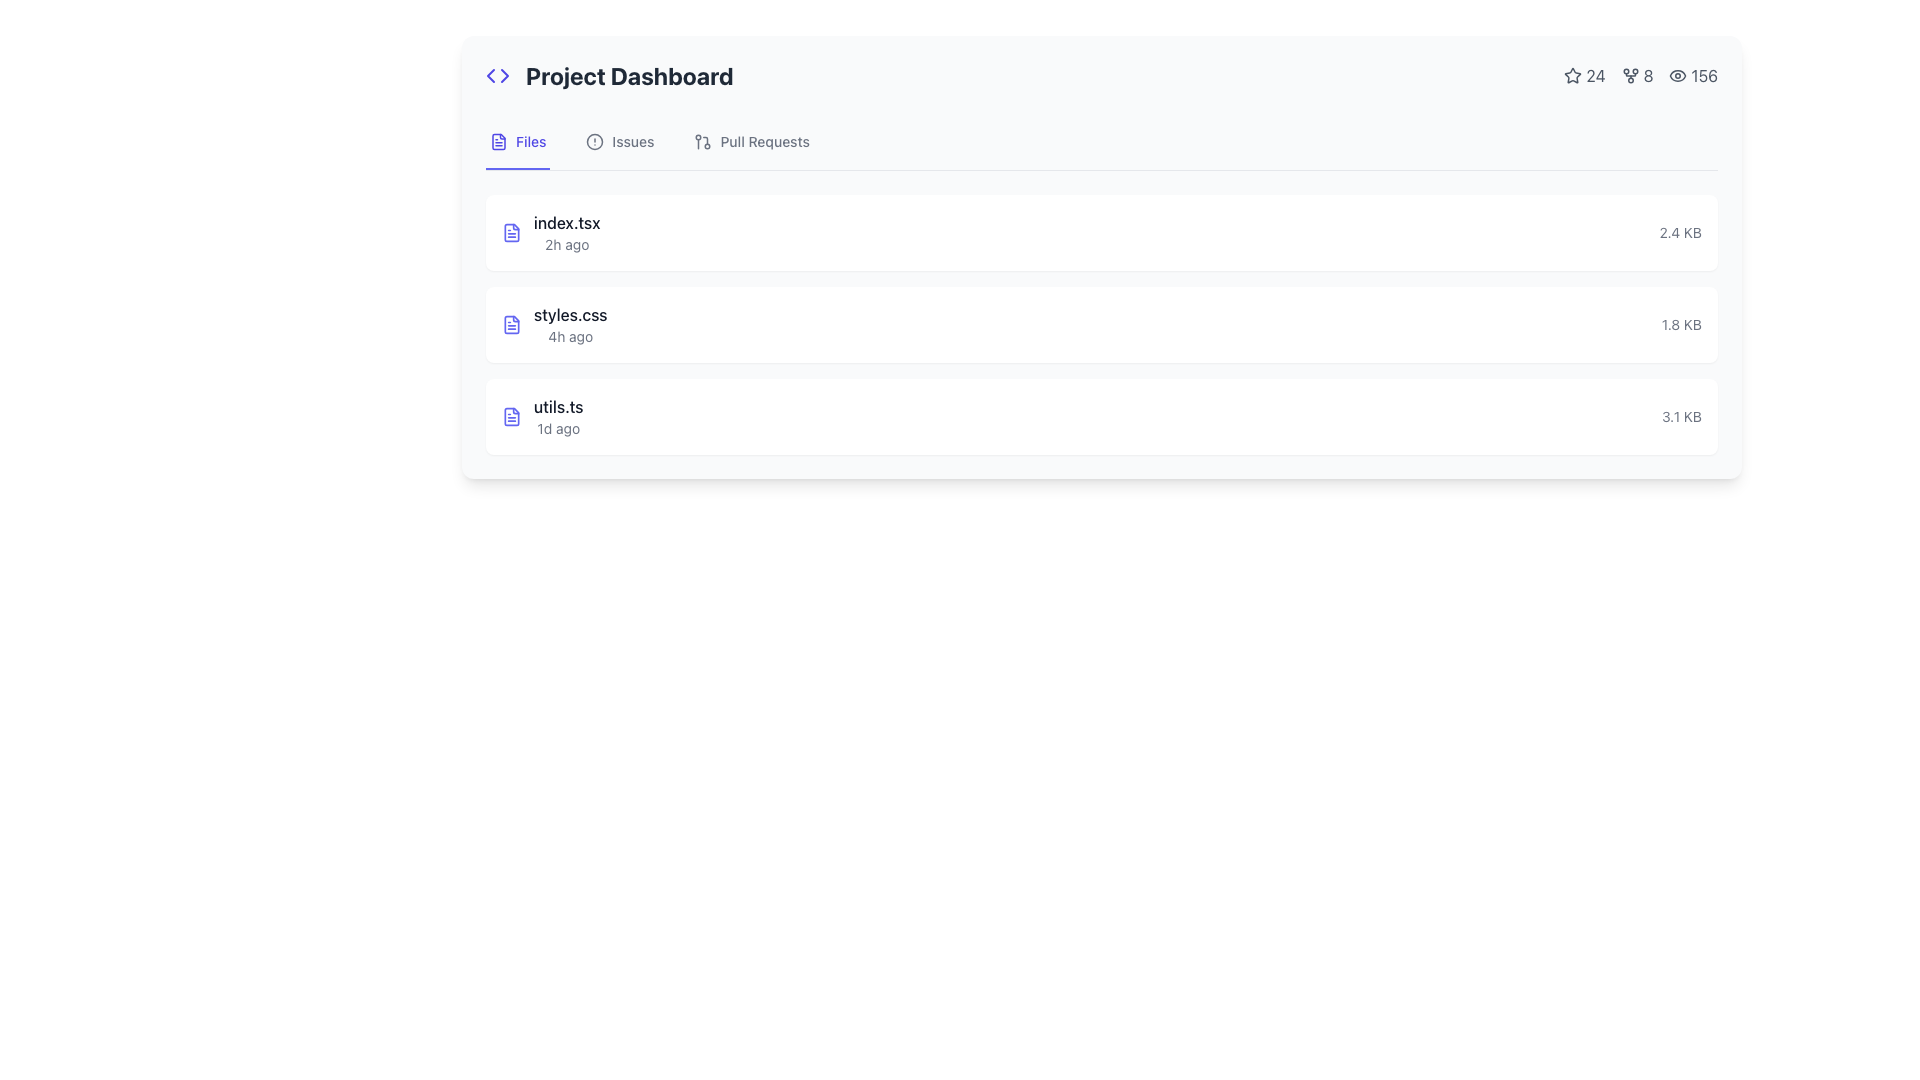 The width and height of the screenshot is (1920, 1080). I want to click on the text label displaying '2h ago', which is styled in a smaller gray font and located below the 'index.tsx' text in the dashboard layout, so click(566, 244).